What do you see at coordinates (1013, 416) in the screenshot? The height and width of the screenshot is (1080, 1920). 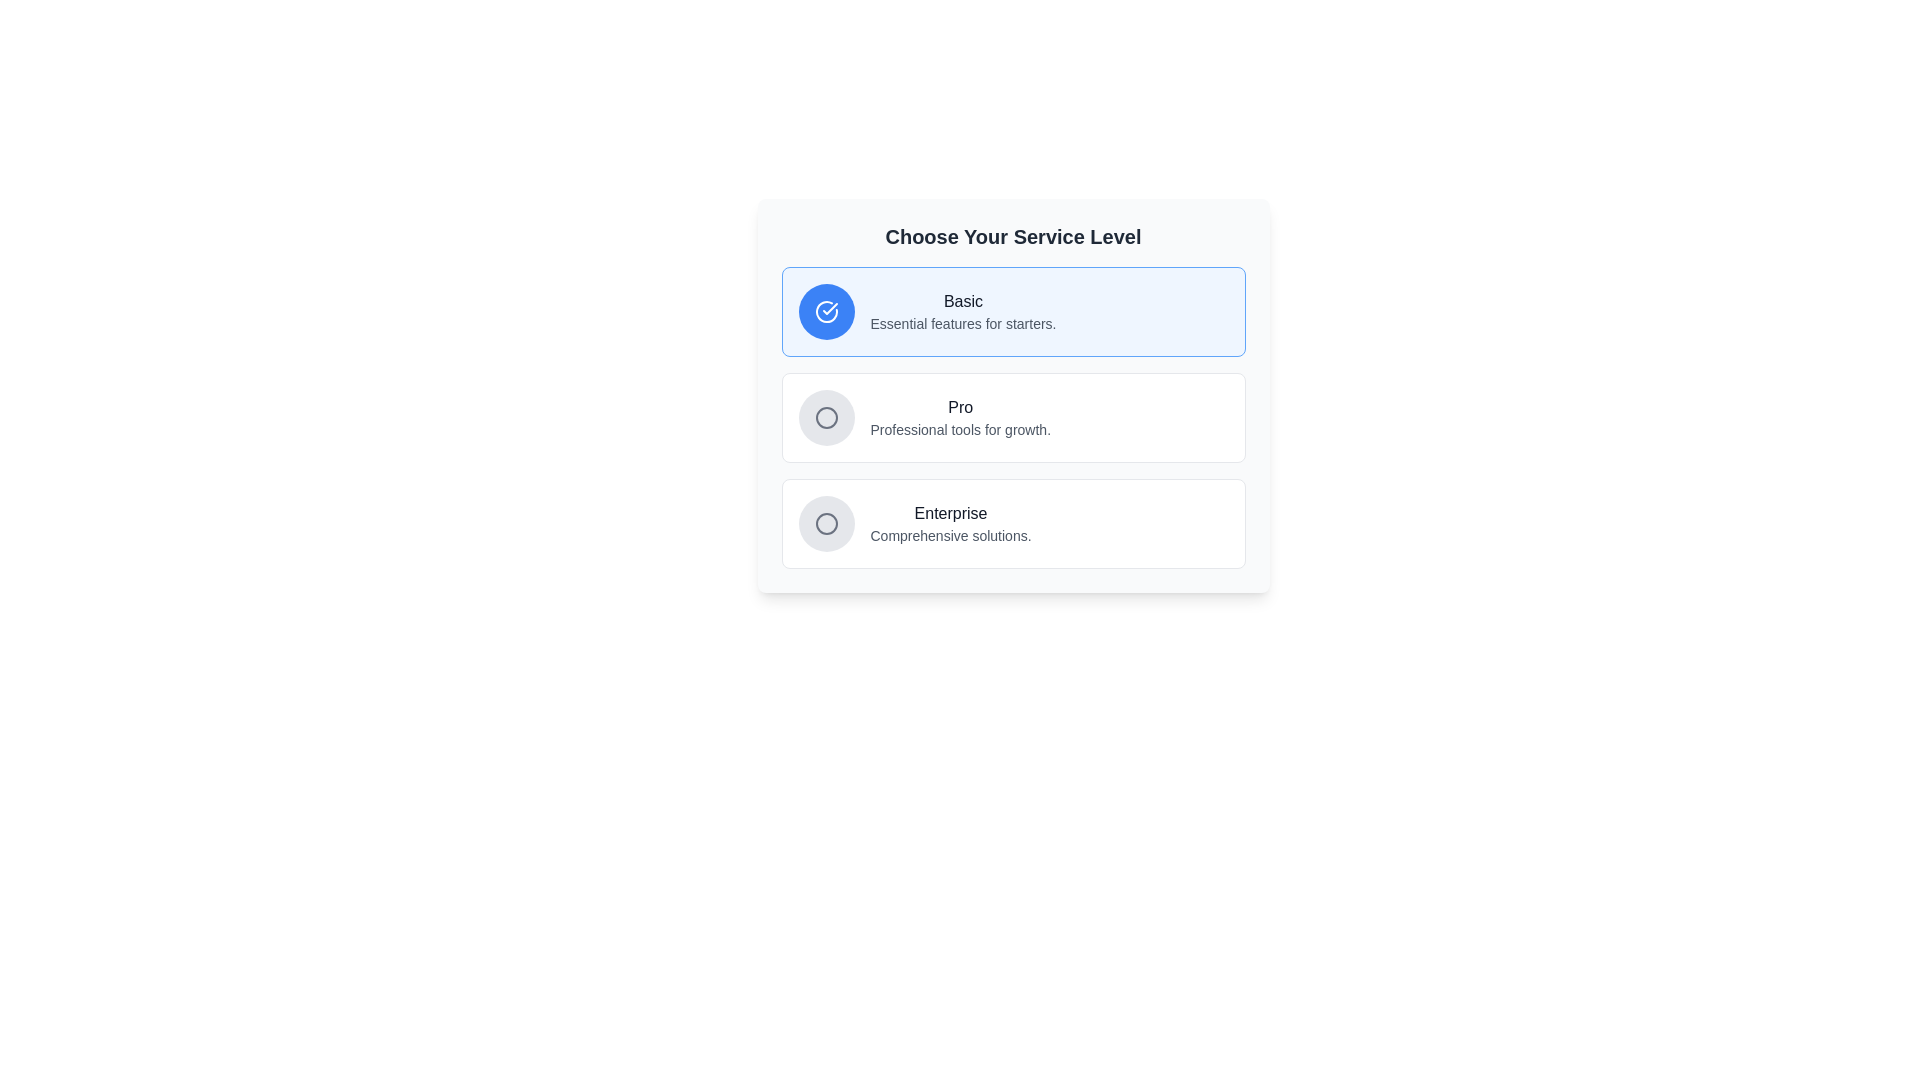 I see `the selectable option labeled 'Pro' in the vertical list of service plans` at bounding box center [1013, 416].